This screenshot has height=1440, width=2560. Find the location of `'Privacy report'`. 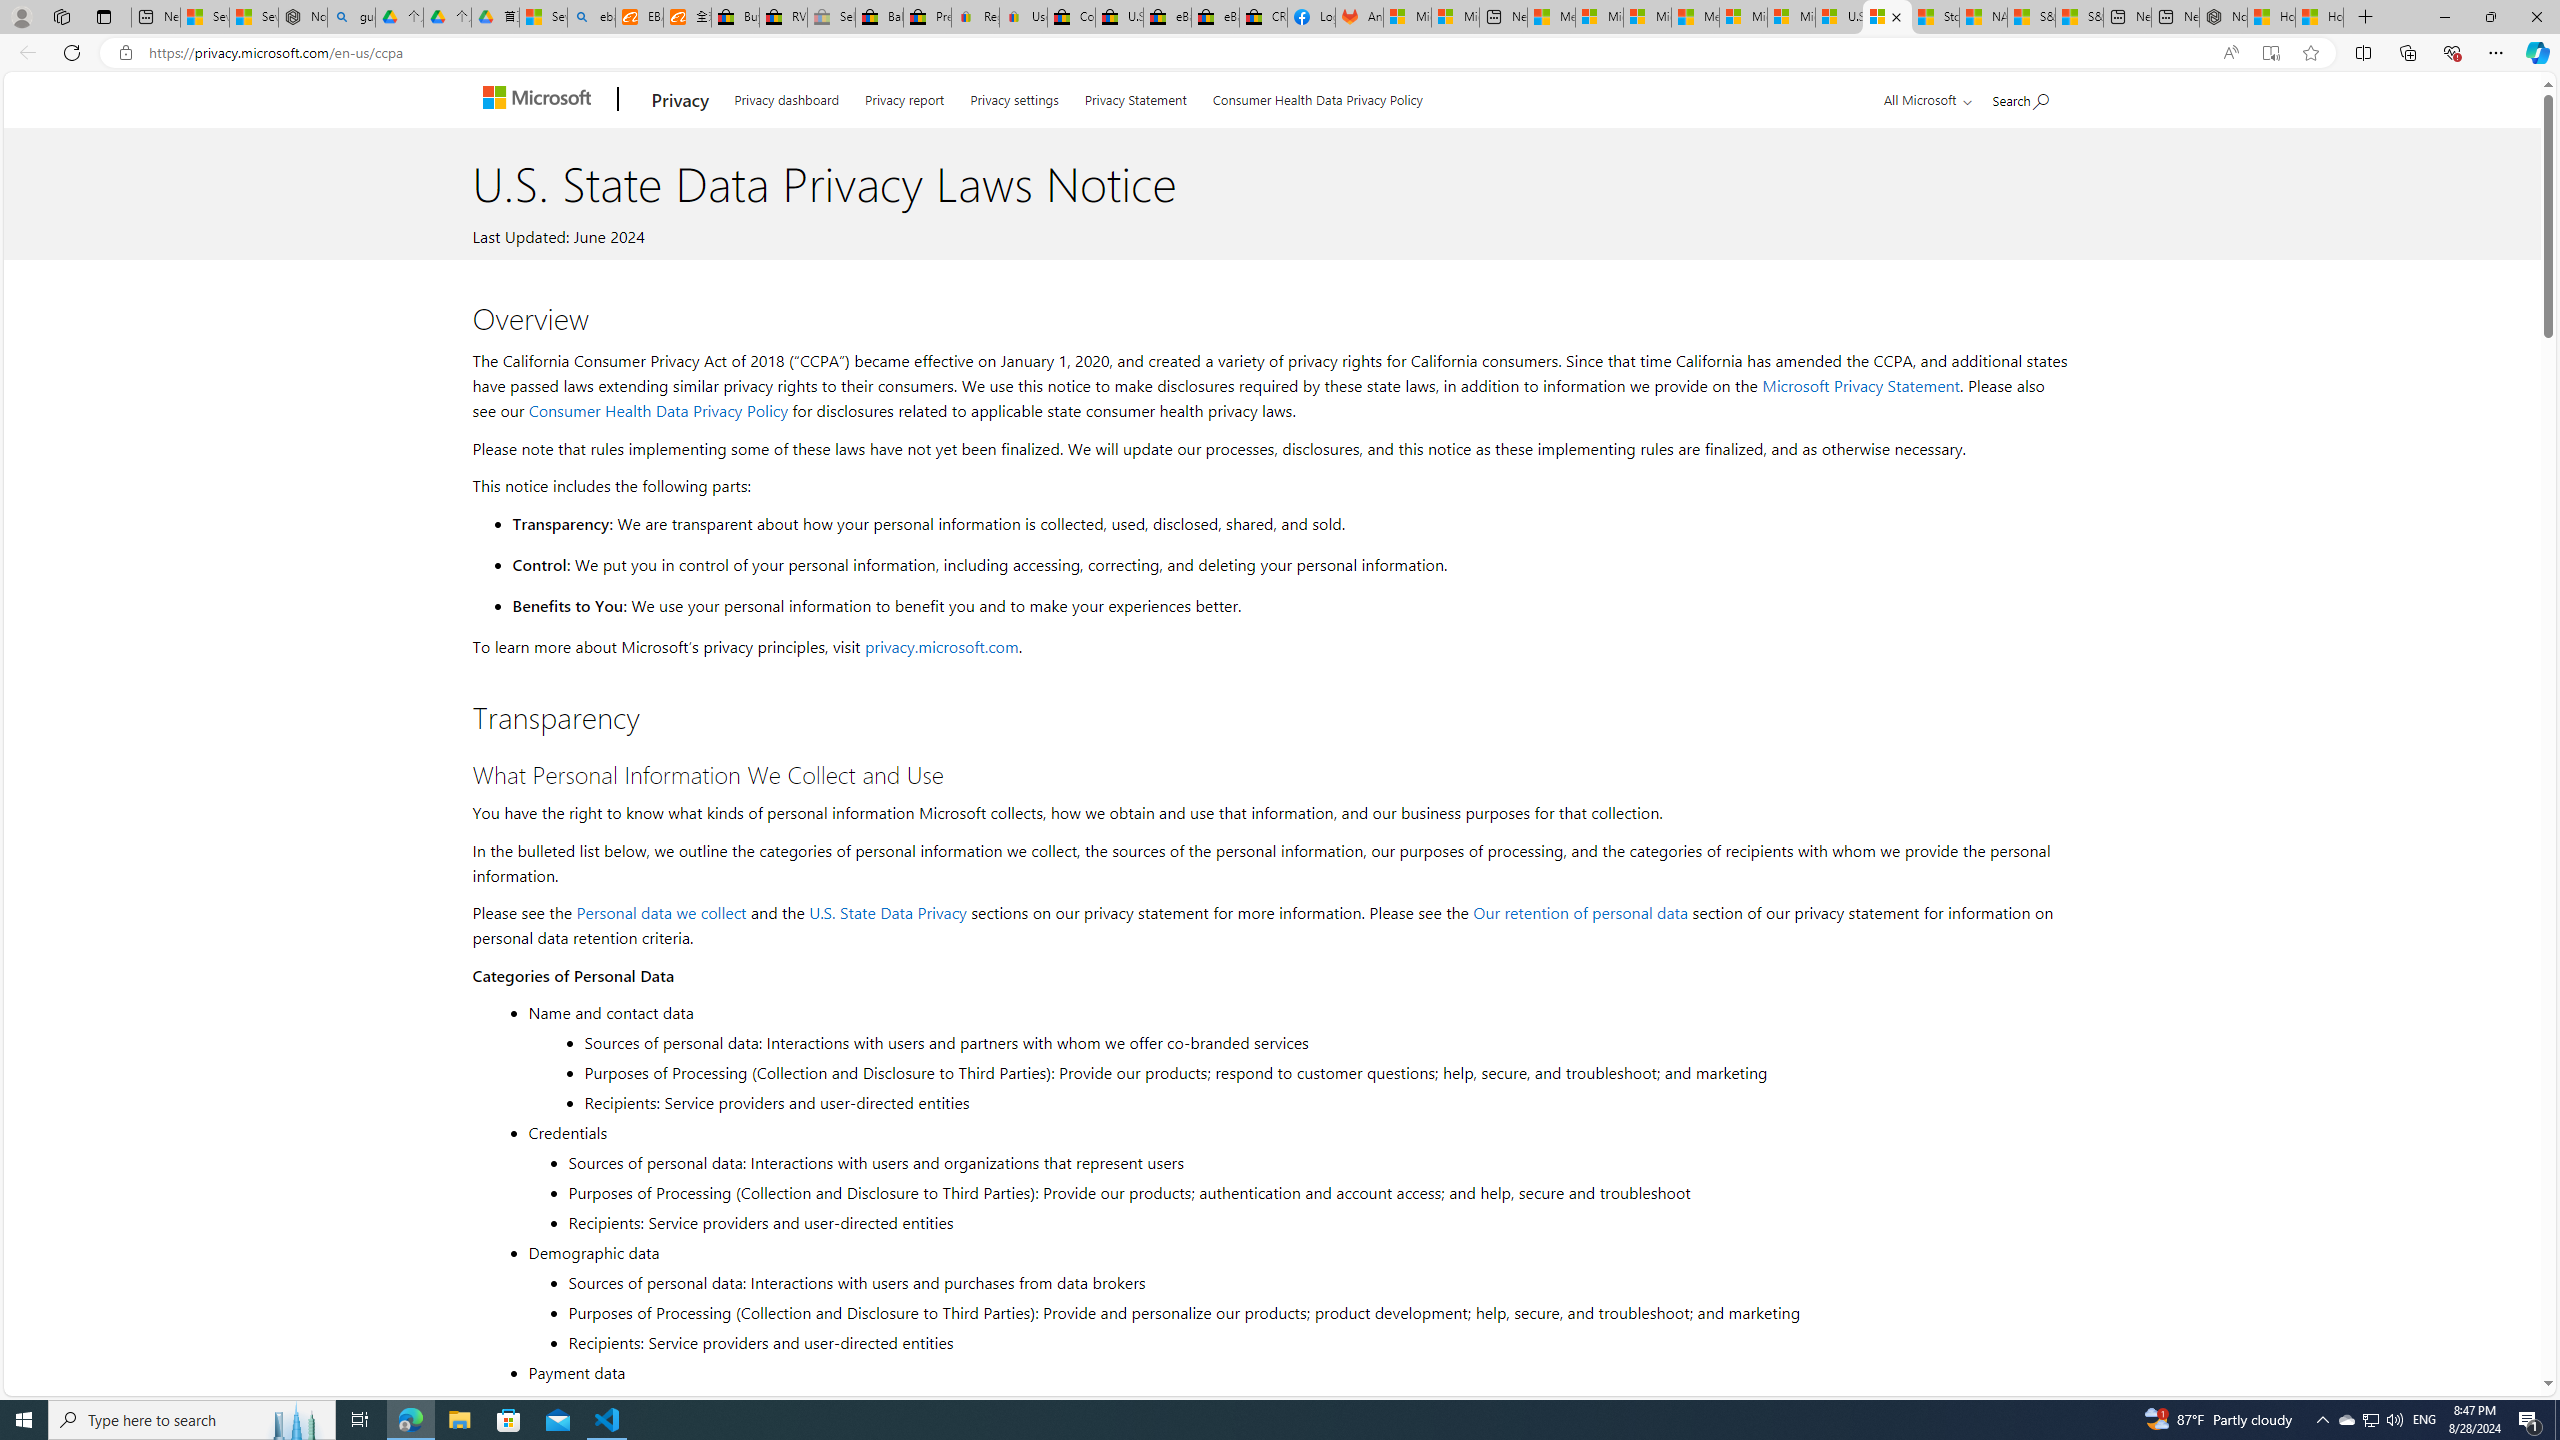

'Privacy report' is located at coordinates (904, 96).